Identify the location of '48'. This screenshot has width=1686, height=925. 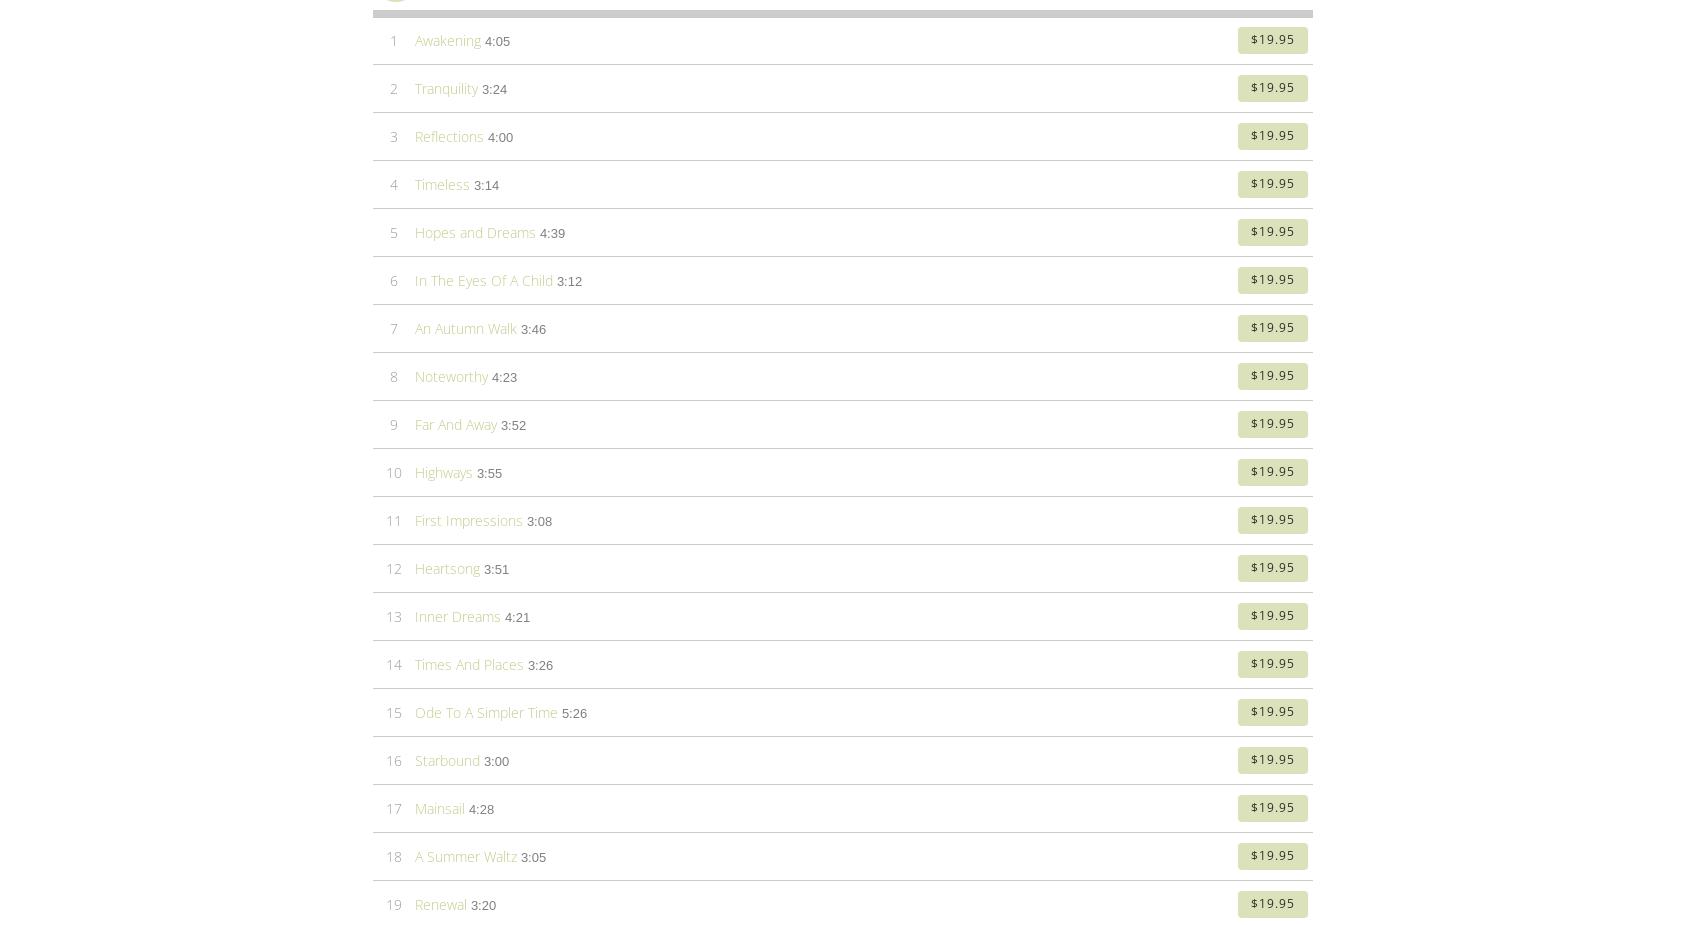
(384, 237).